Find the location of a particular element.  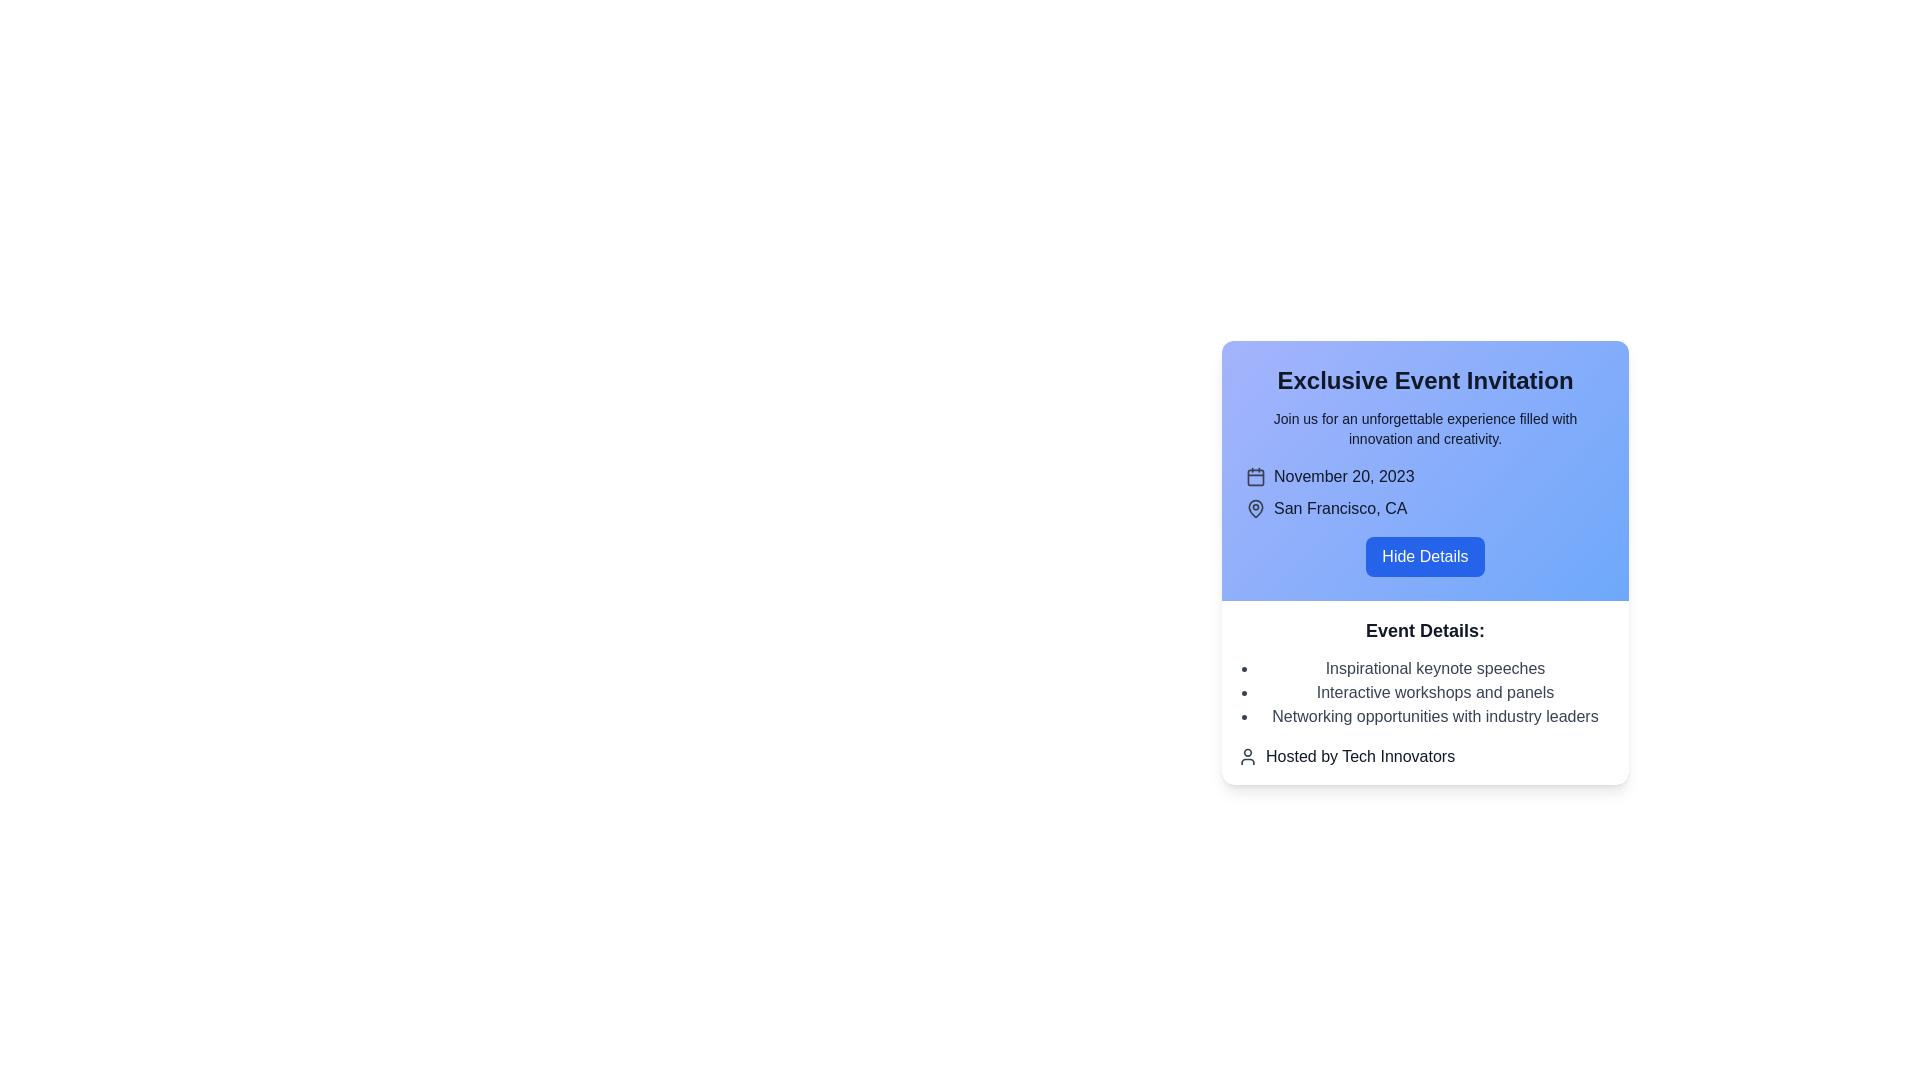

the text label displaying 'Hosted by Tech Innovators' located in the footer section of the card, aligned to the left beside a user icon is located at coordinates (1360, 756).